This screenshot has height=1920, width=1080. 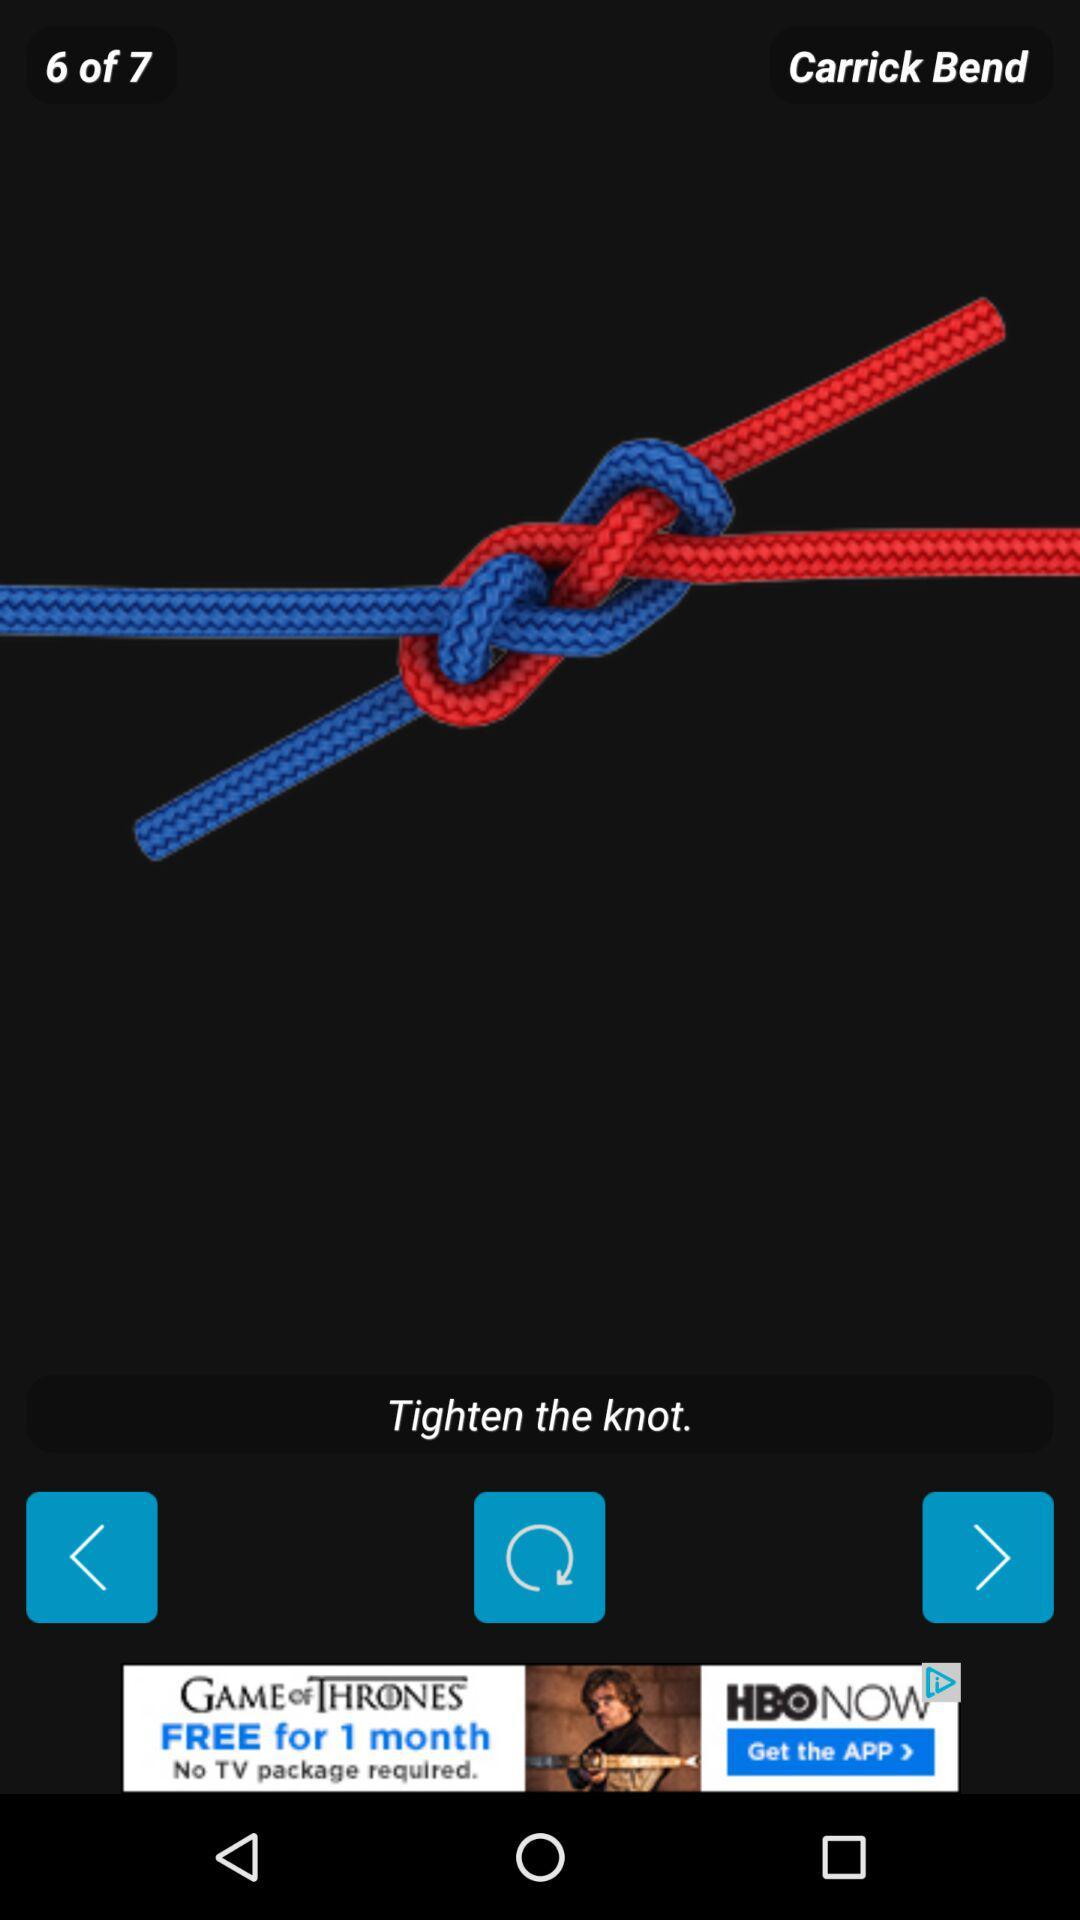 I want to click on advertisement page, so click(x=540, y=1727).